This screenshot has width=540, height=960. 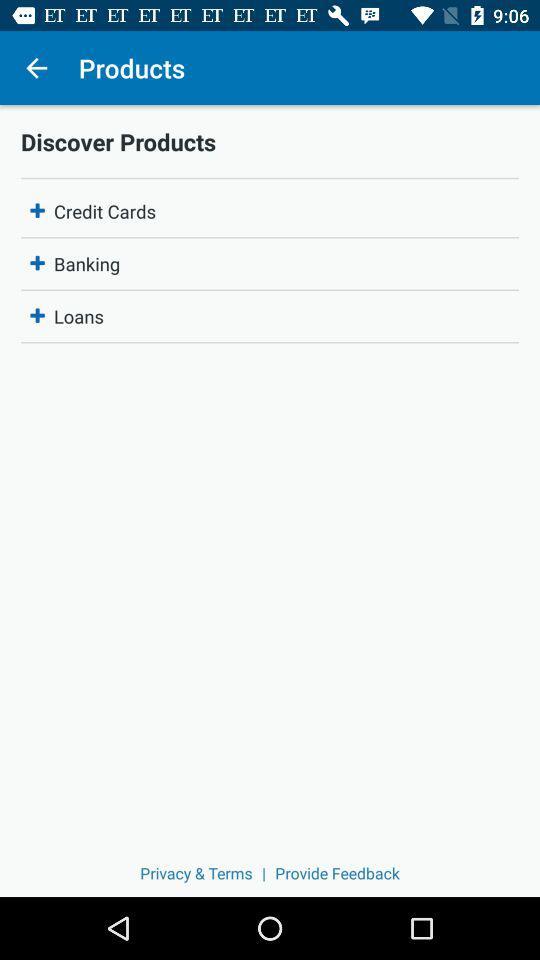 What do you see at coordinates (36, 68) in the screenshot?
I see `icon to the left of the products icon` at bounding box center [36, 68].